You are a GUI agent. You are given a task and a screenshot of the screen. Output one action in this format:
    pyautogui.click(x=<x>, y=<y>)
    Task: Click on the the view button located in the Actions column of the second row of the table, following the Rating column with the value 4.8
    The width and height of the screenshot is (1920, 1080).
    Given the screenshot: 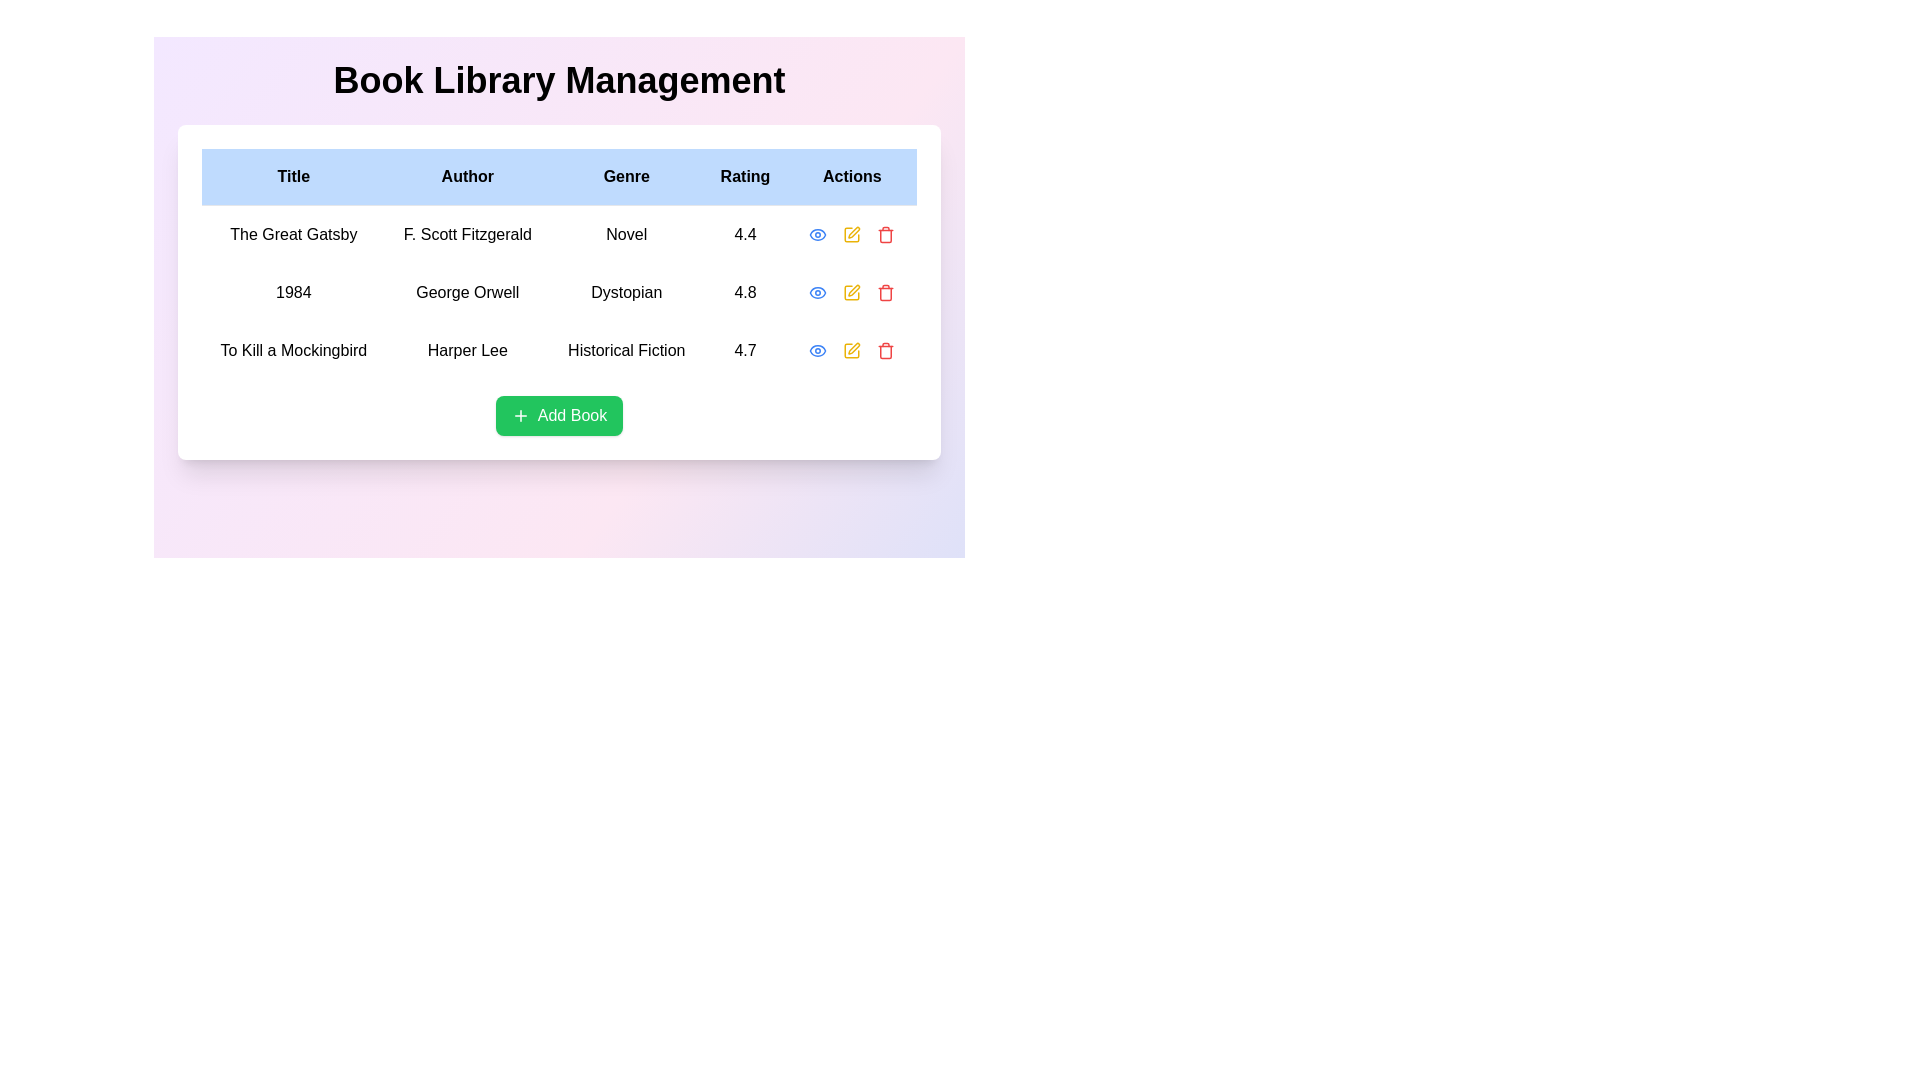 What is the action you would take?
    pyautogui.click(x=818, y=293)
    